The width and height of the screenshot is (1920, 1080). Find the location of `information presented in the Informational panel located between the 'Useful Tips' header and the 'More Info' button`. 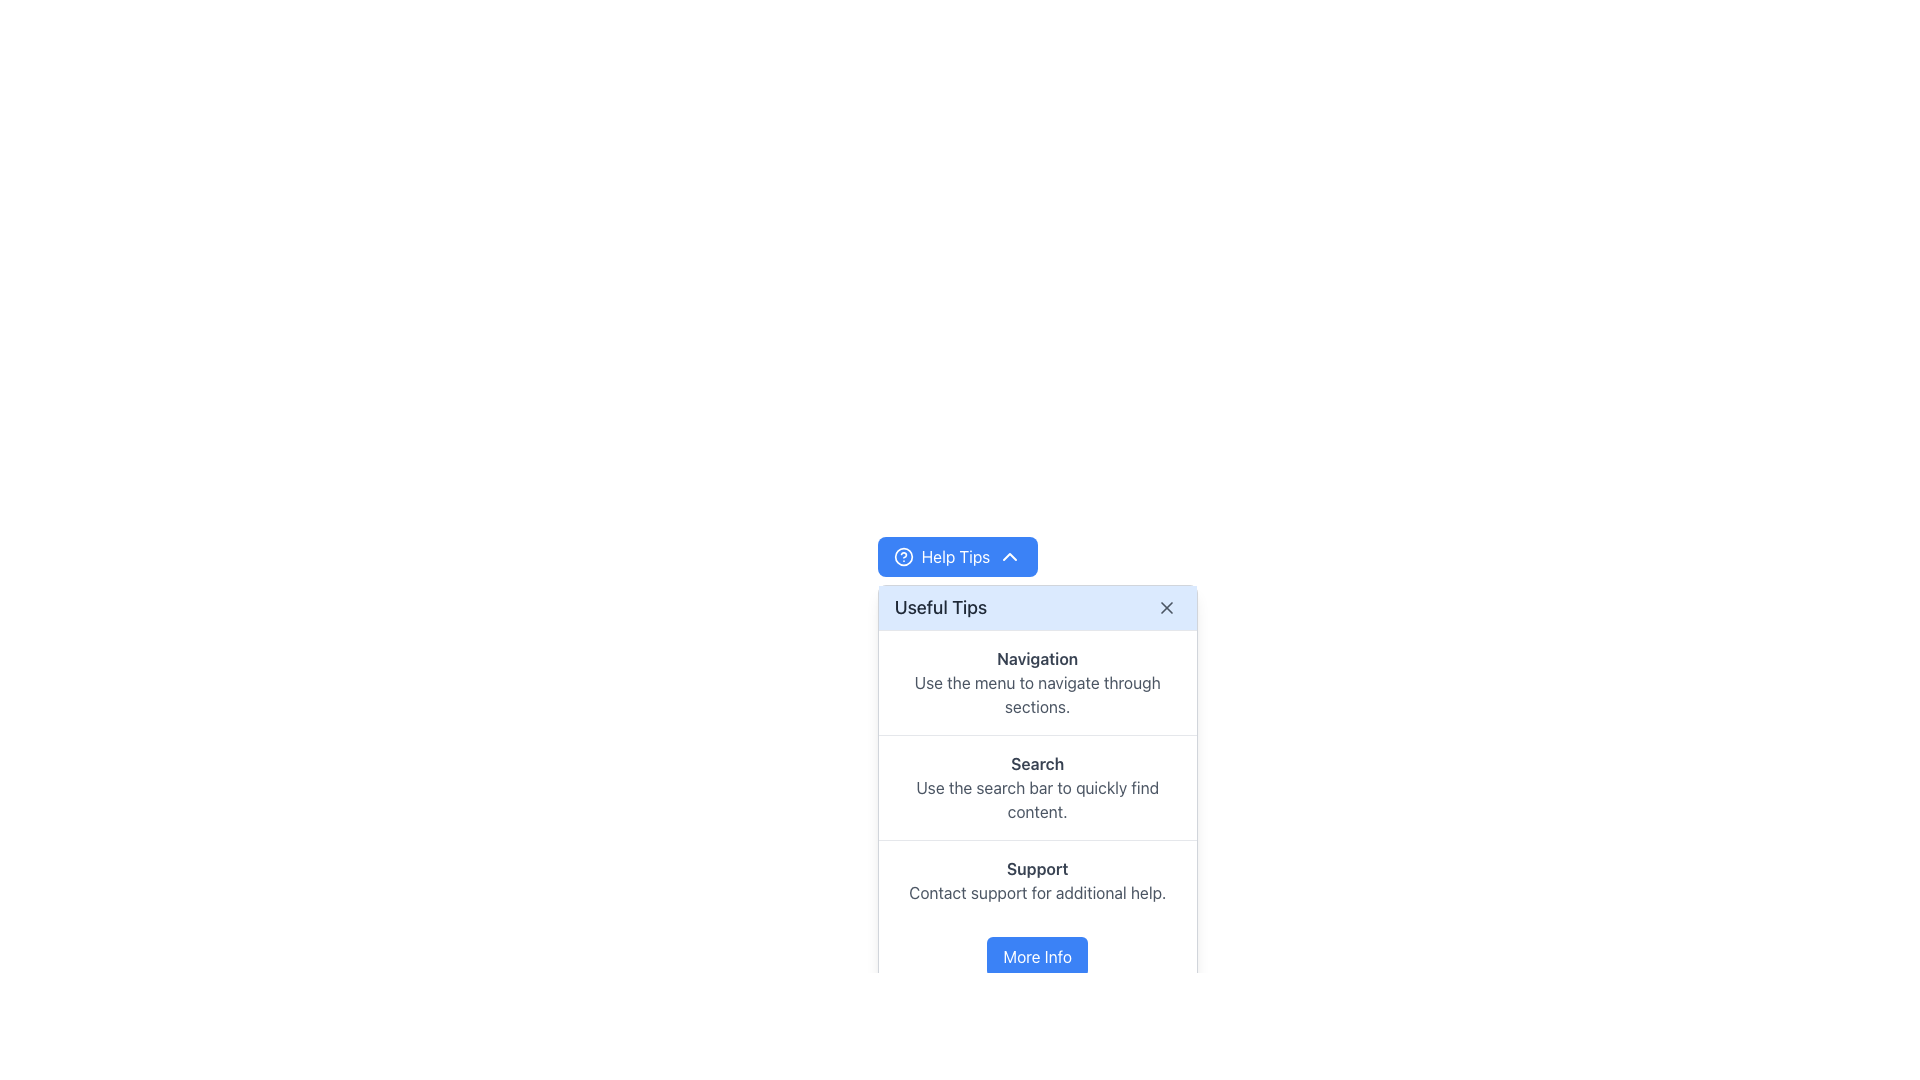

information presented in the Informational panel located between the 'Useful Tips' header and the 'More Info' button is located at coordinates (1037, 774).